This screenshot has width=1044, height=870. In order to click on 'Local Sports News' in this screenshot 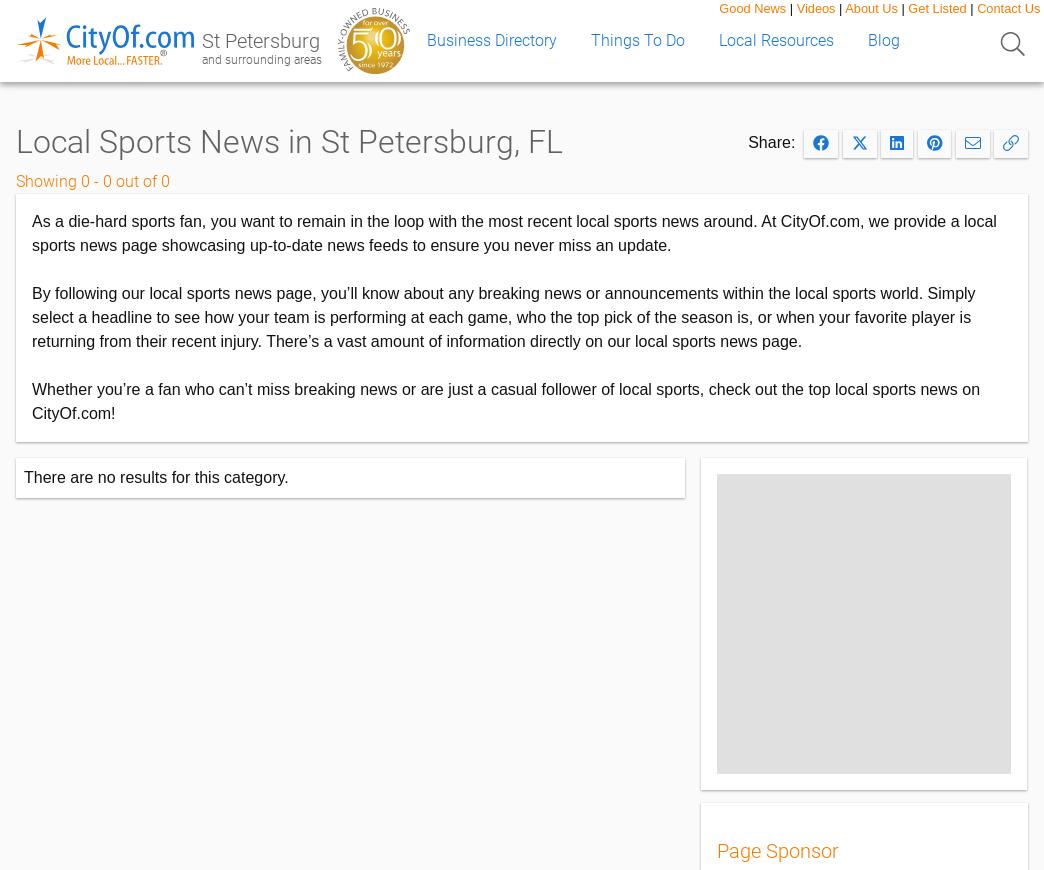, I will do `click(14, 140)`.